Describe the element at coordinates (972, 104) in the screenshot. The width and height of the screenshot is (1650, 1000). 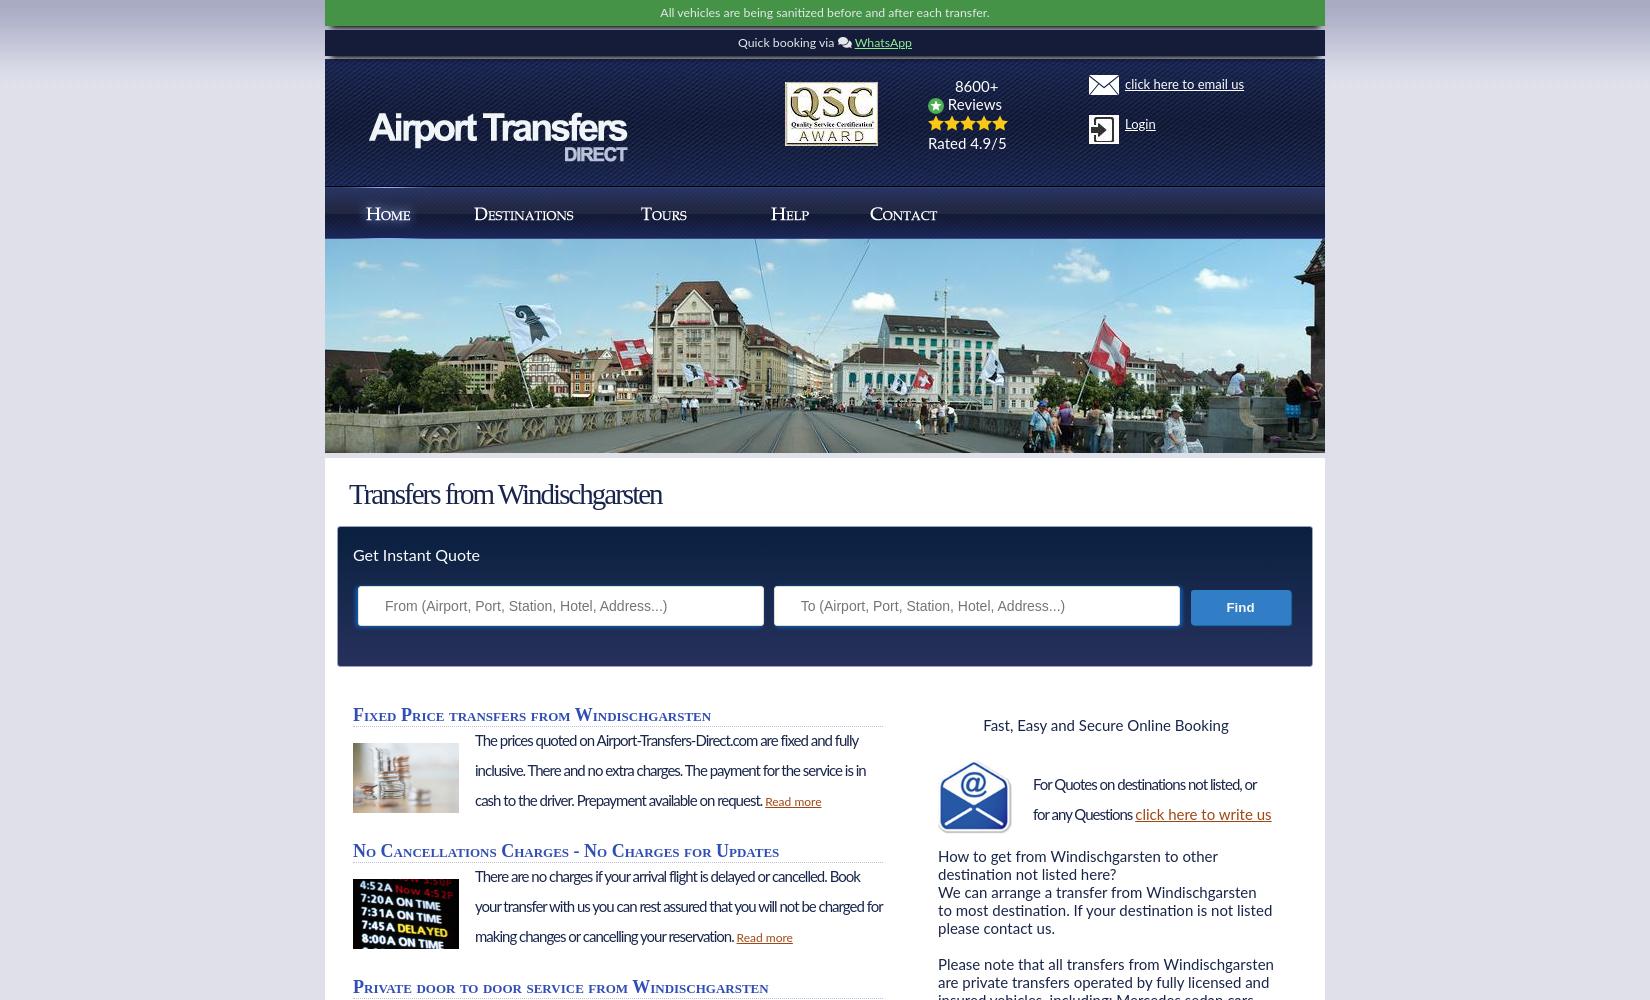
I see `'Reviews'` at that location.